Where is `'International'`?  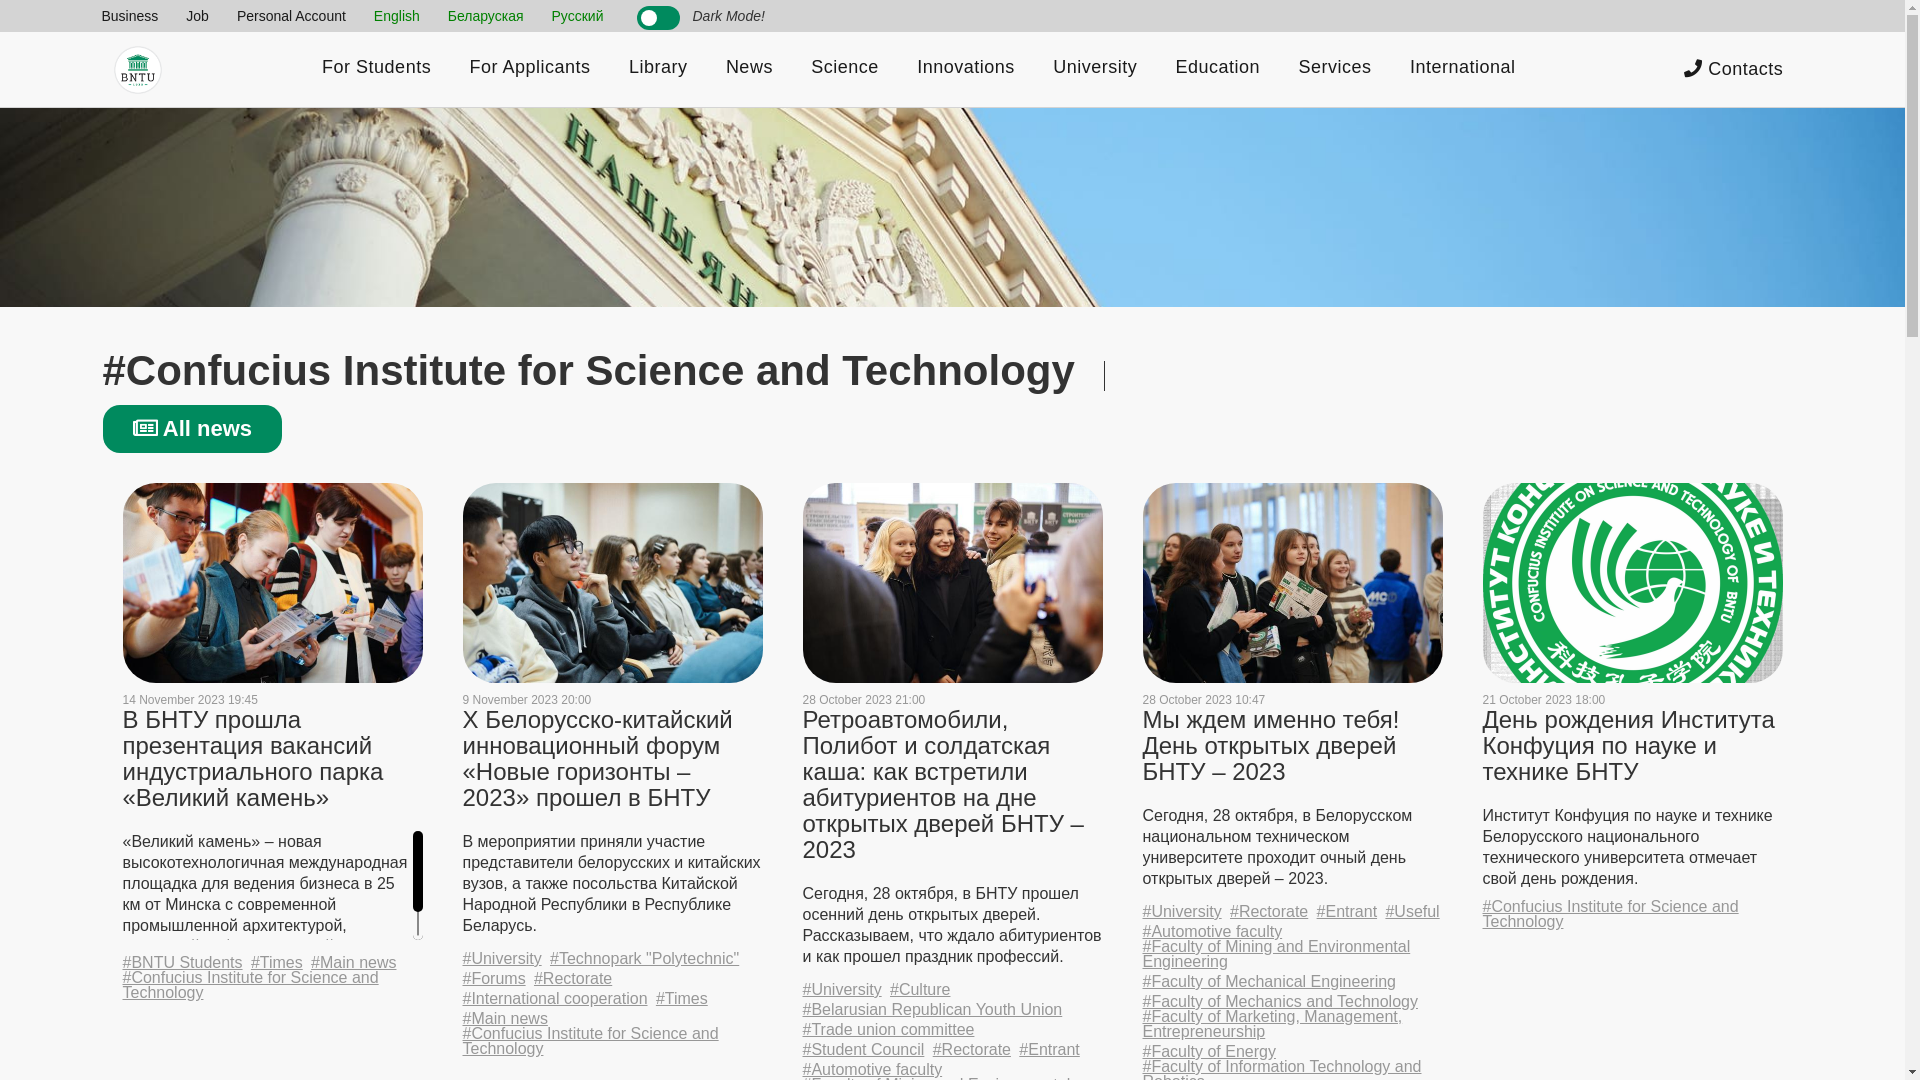 'International' is located at coordinates (1463, 68).